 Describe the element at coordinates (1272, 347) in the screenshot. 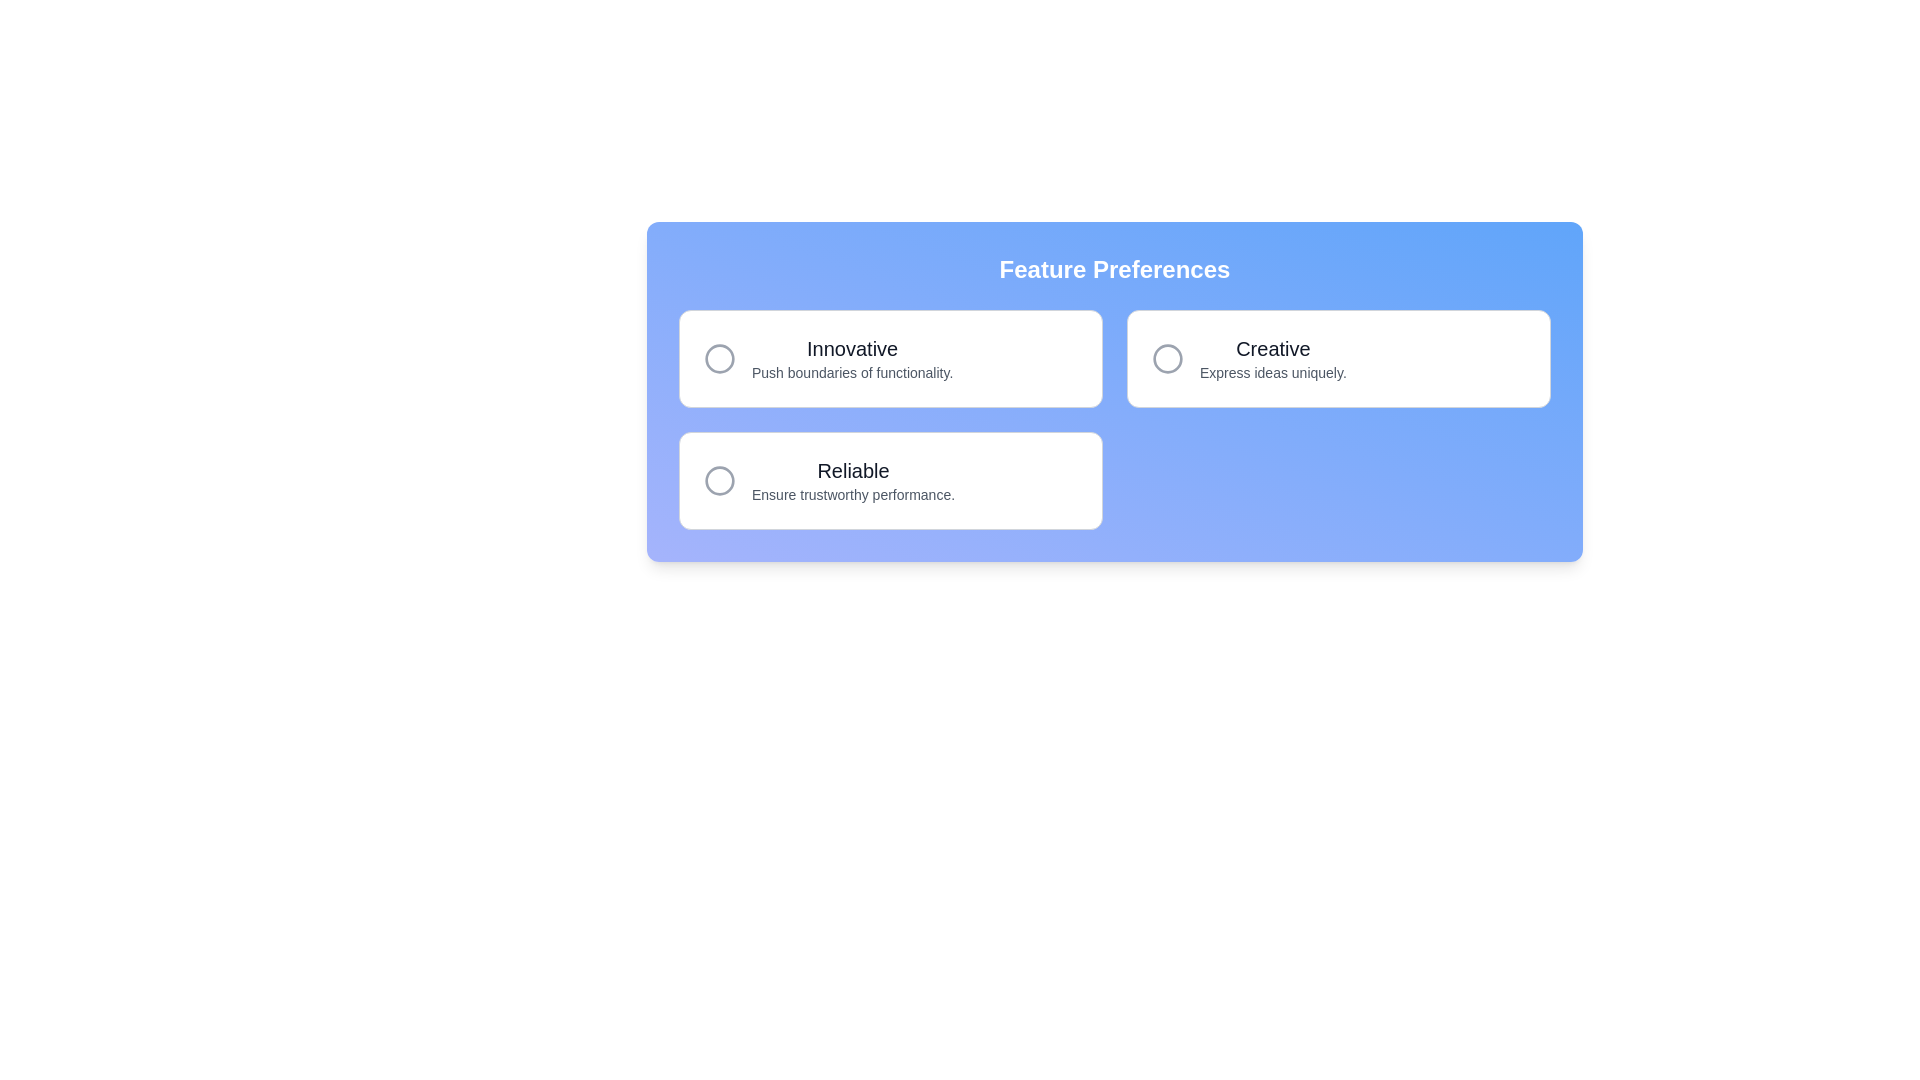

I see `the text label that displays the word 'Creative', which is styled in a larger bold dark gray font as the title of the second option in a feature preferences list` at that location.